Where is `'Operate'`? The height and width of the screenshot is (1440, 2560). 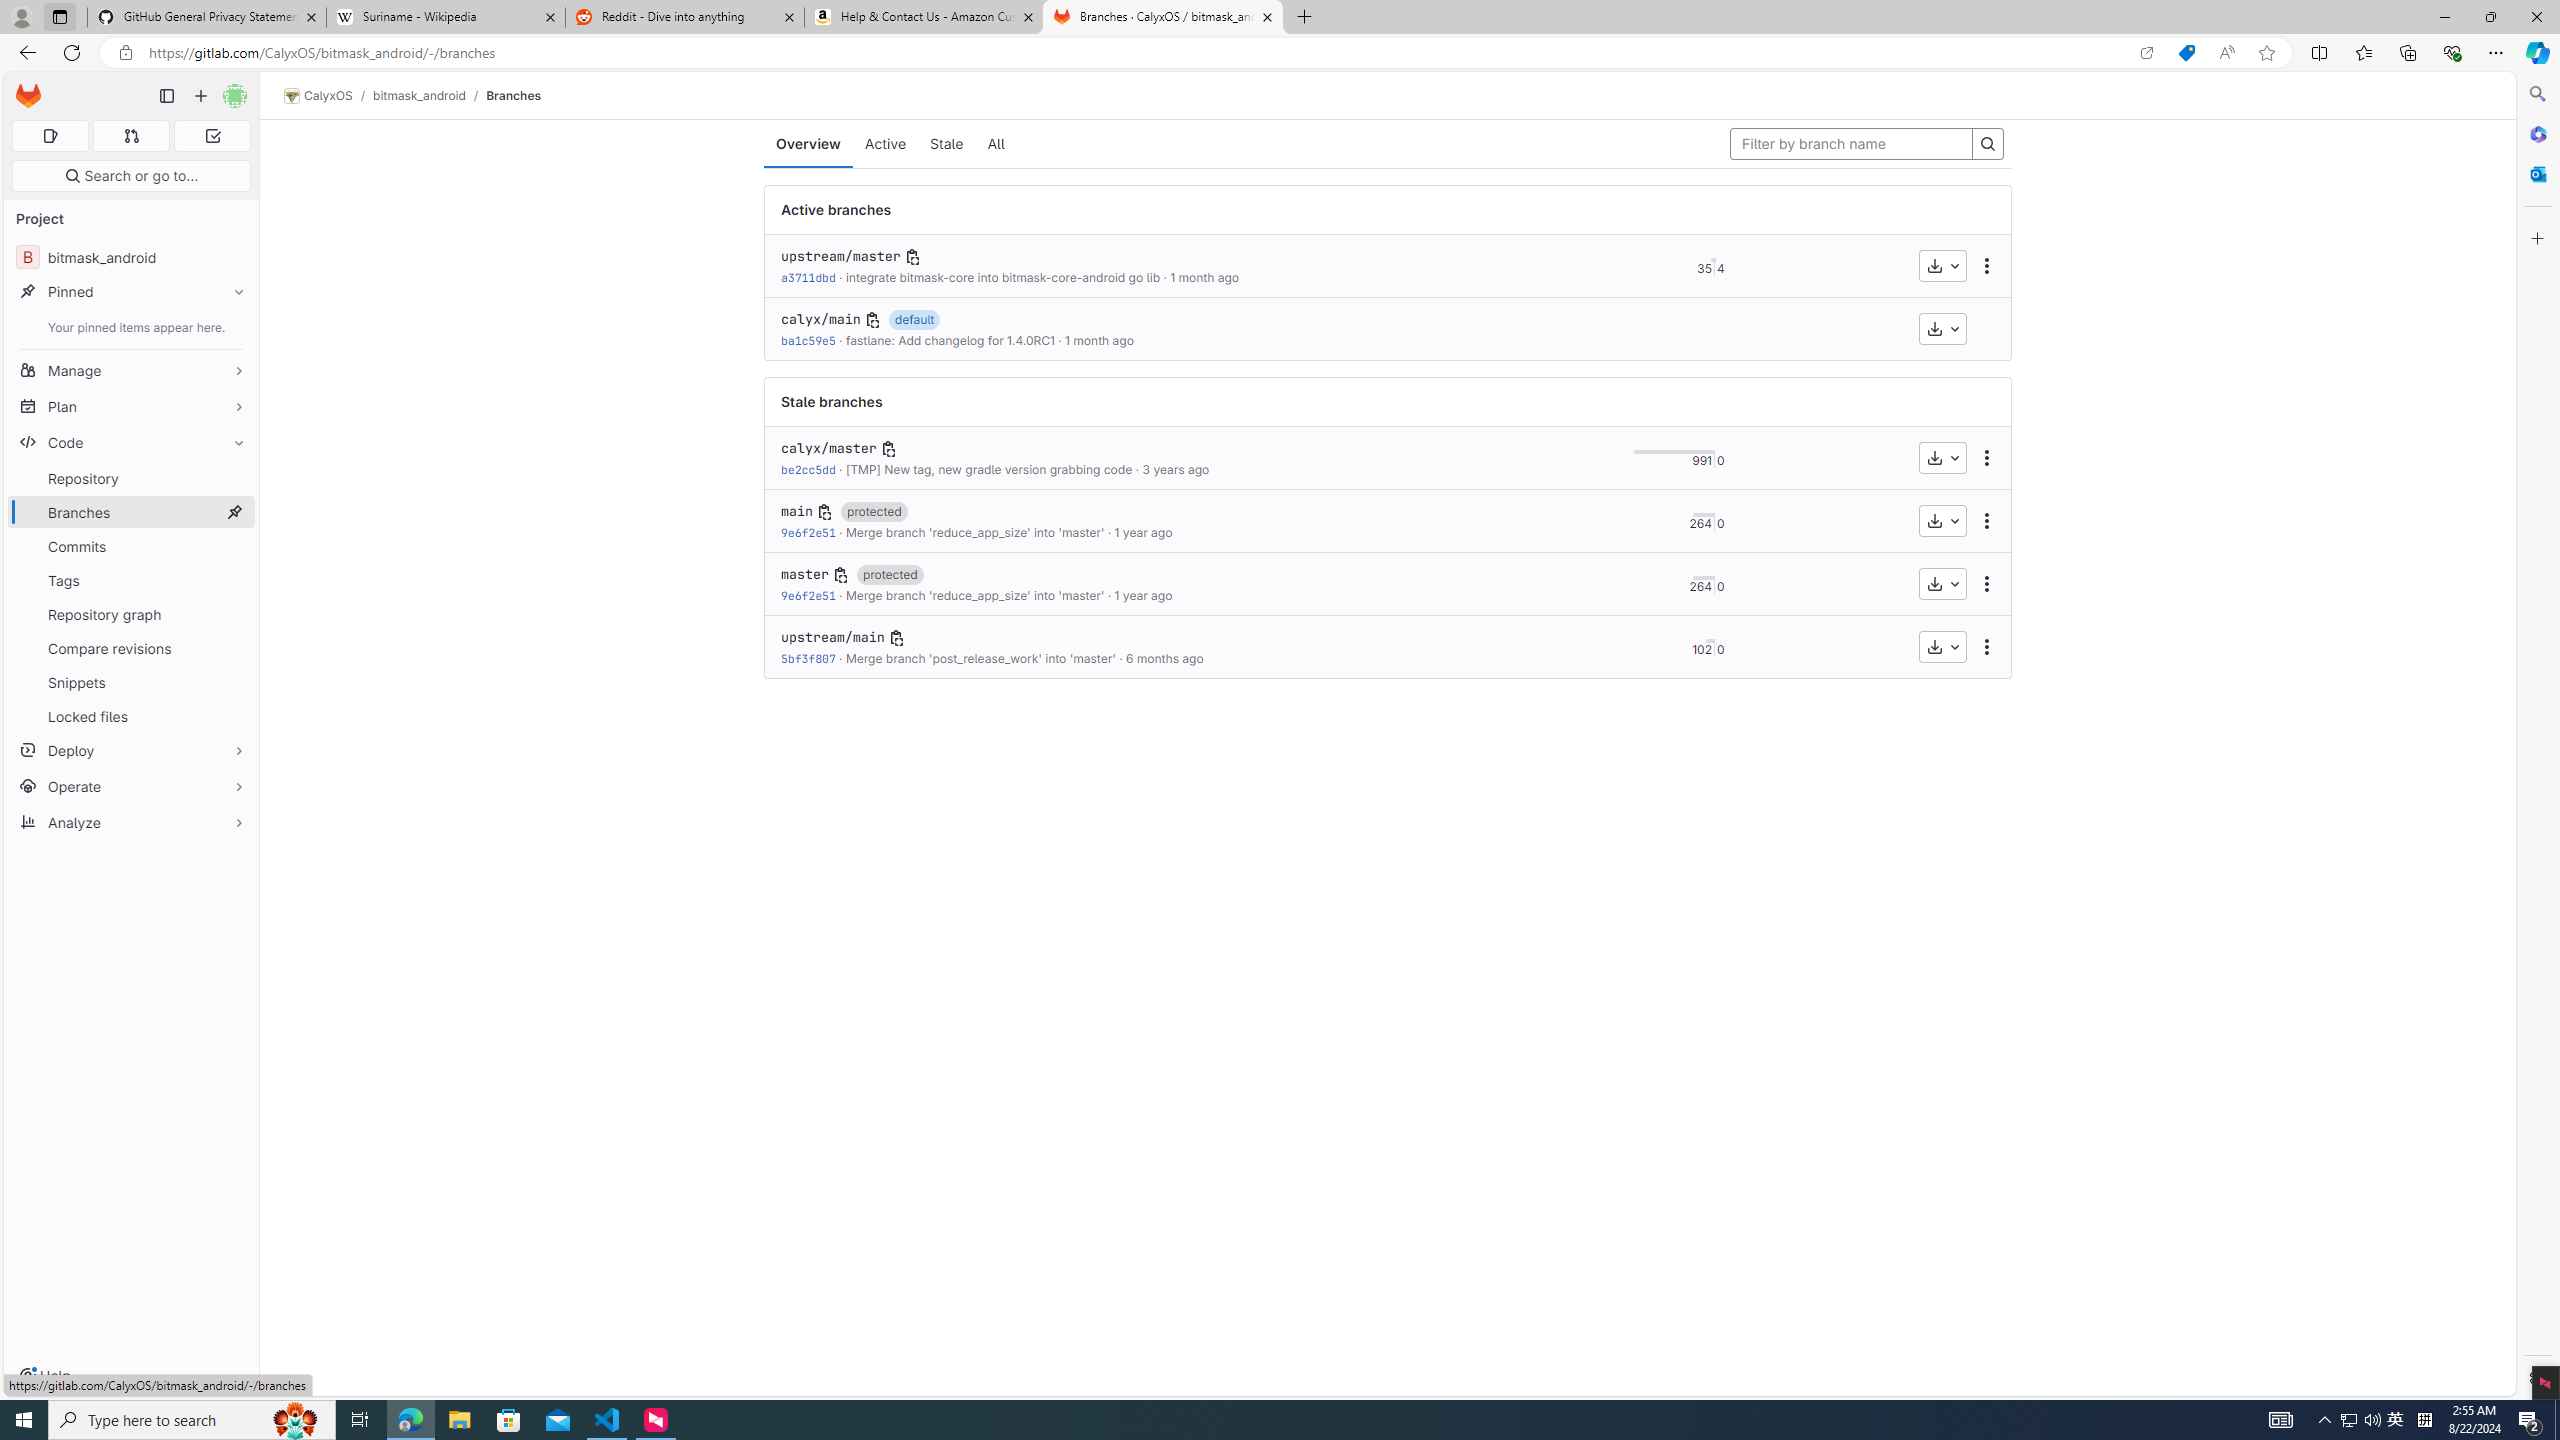
'Operate' is located at coordinates (130, 785).